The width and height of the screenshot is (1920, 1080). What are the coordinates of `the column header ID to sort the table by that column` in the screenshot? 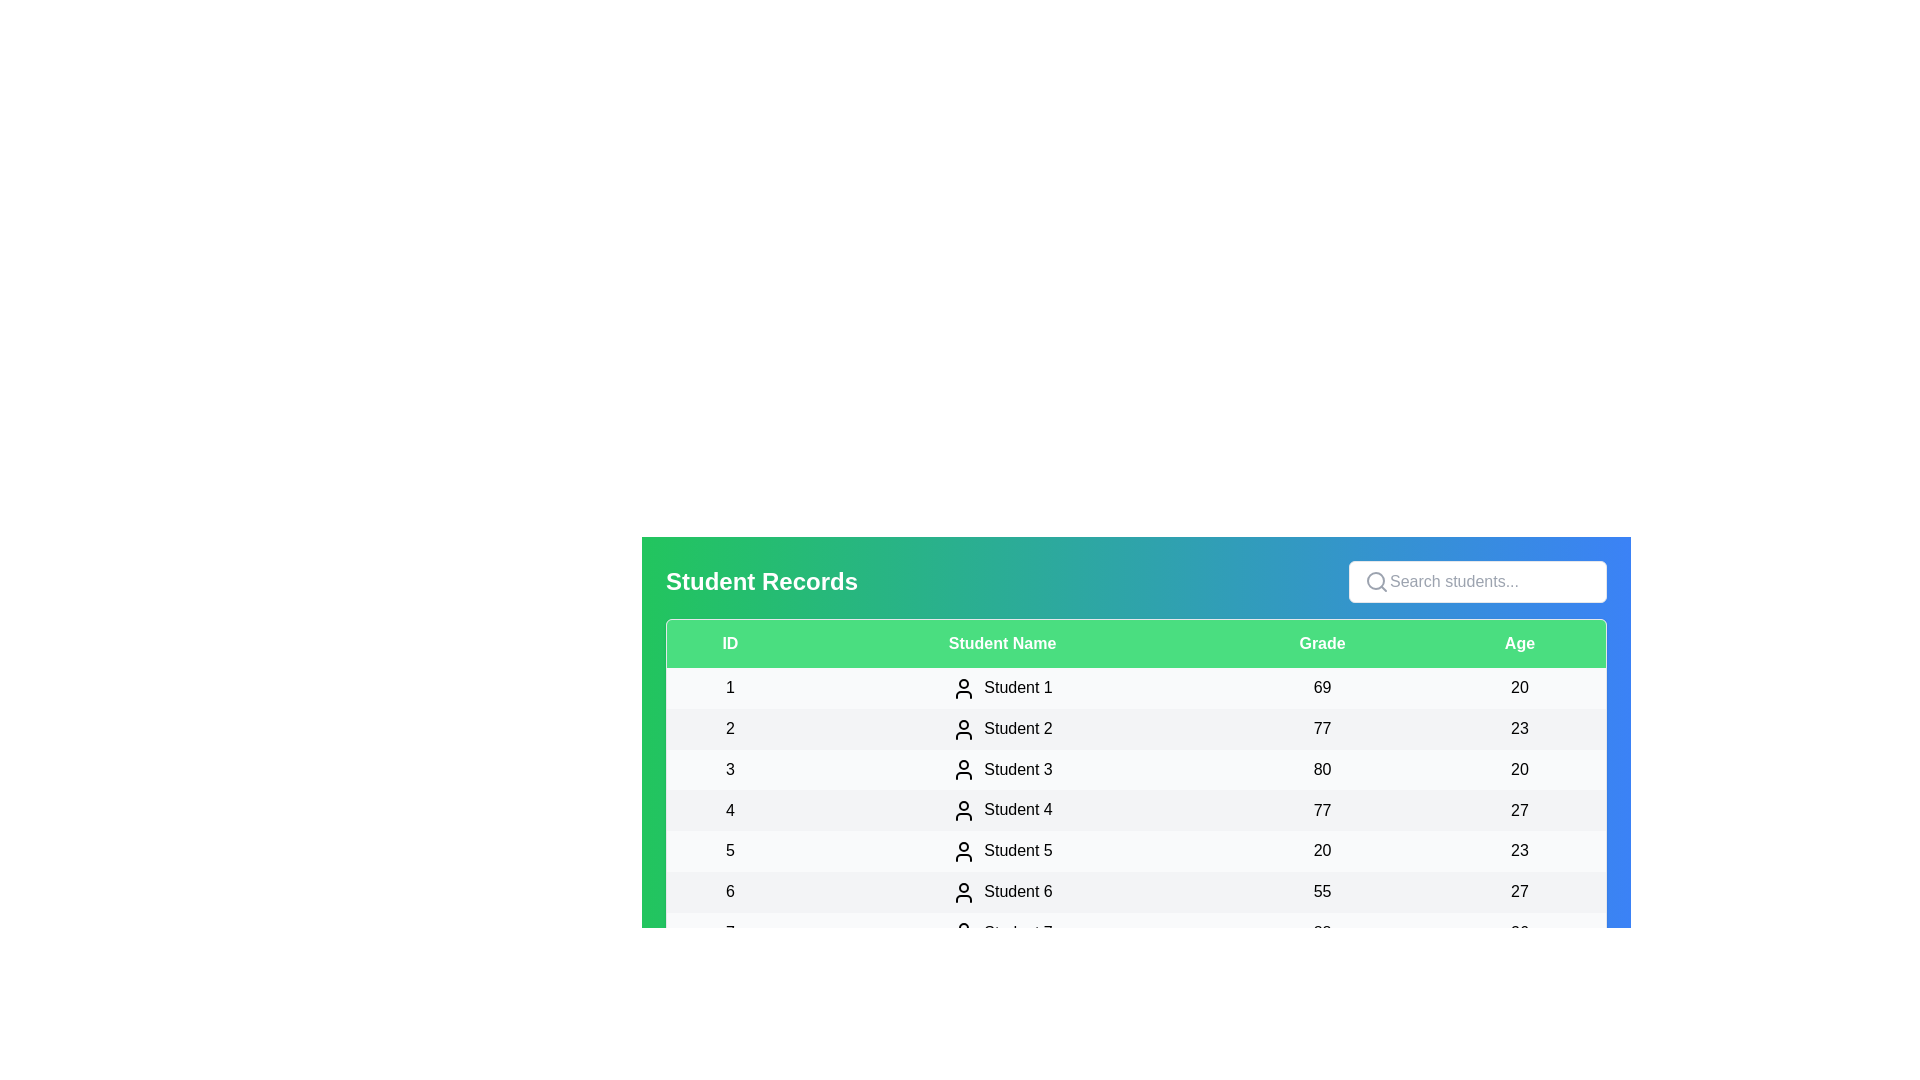 It's located at (728, 644).